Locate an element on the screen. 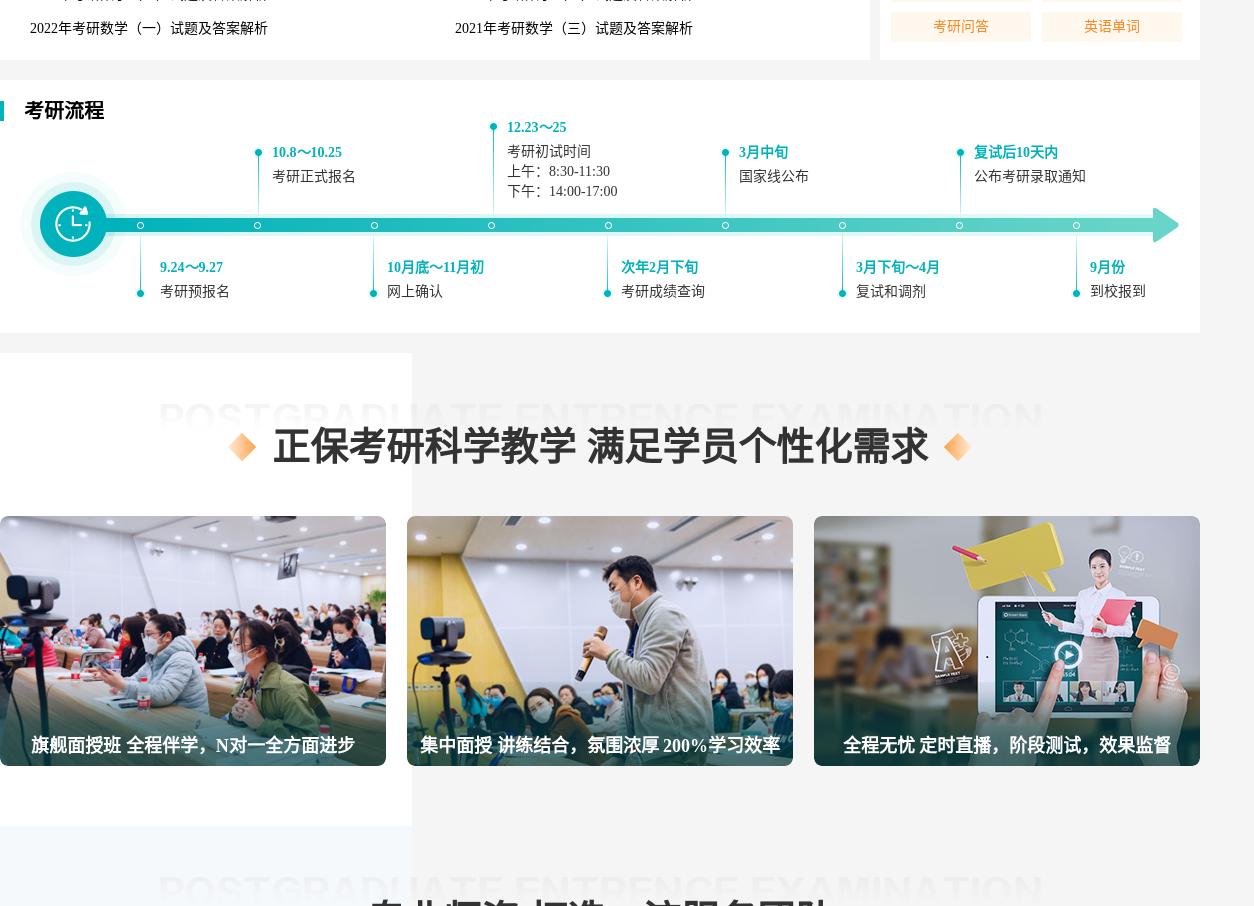 The height and width of the screenshot is (906, 1254). '9.24～9.27' is located at coordinates (190, 267).